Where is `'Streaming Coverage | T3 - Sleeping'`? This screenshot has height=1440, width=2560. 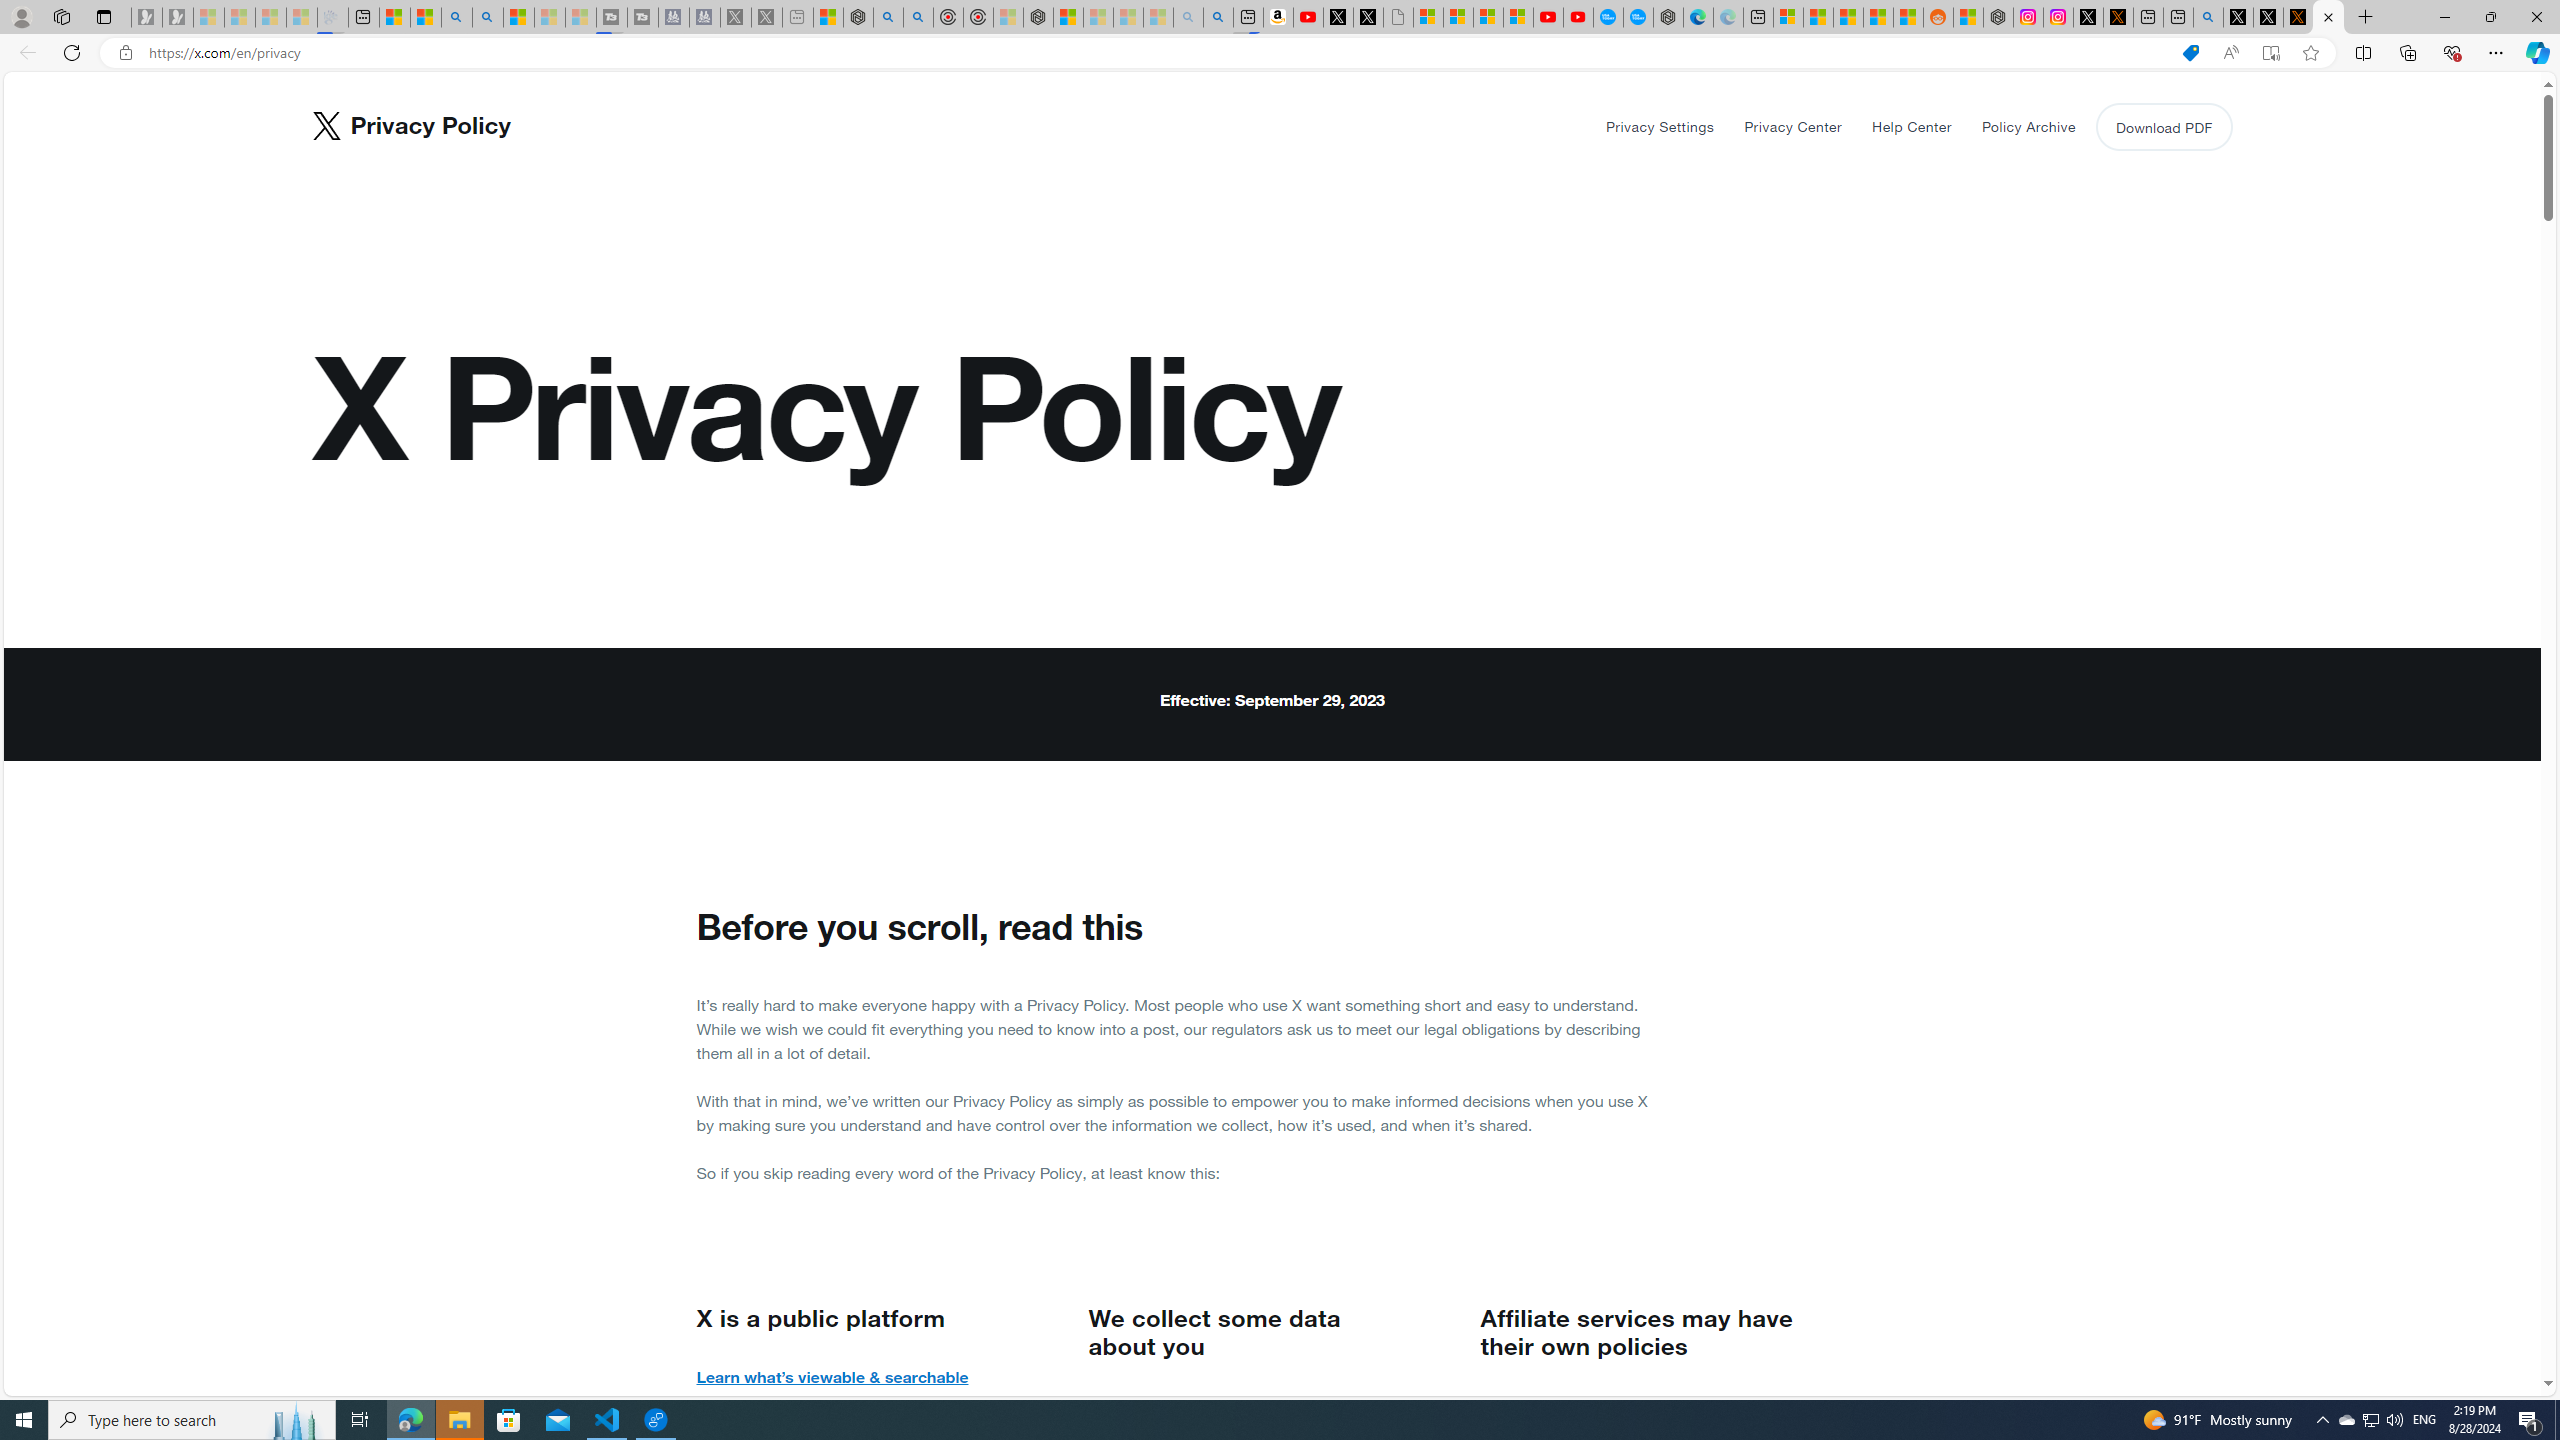 'Streaming Coverage | T3 - Sleeping' is located at coordinates (611, 16).